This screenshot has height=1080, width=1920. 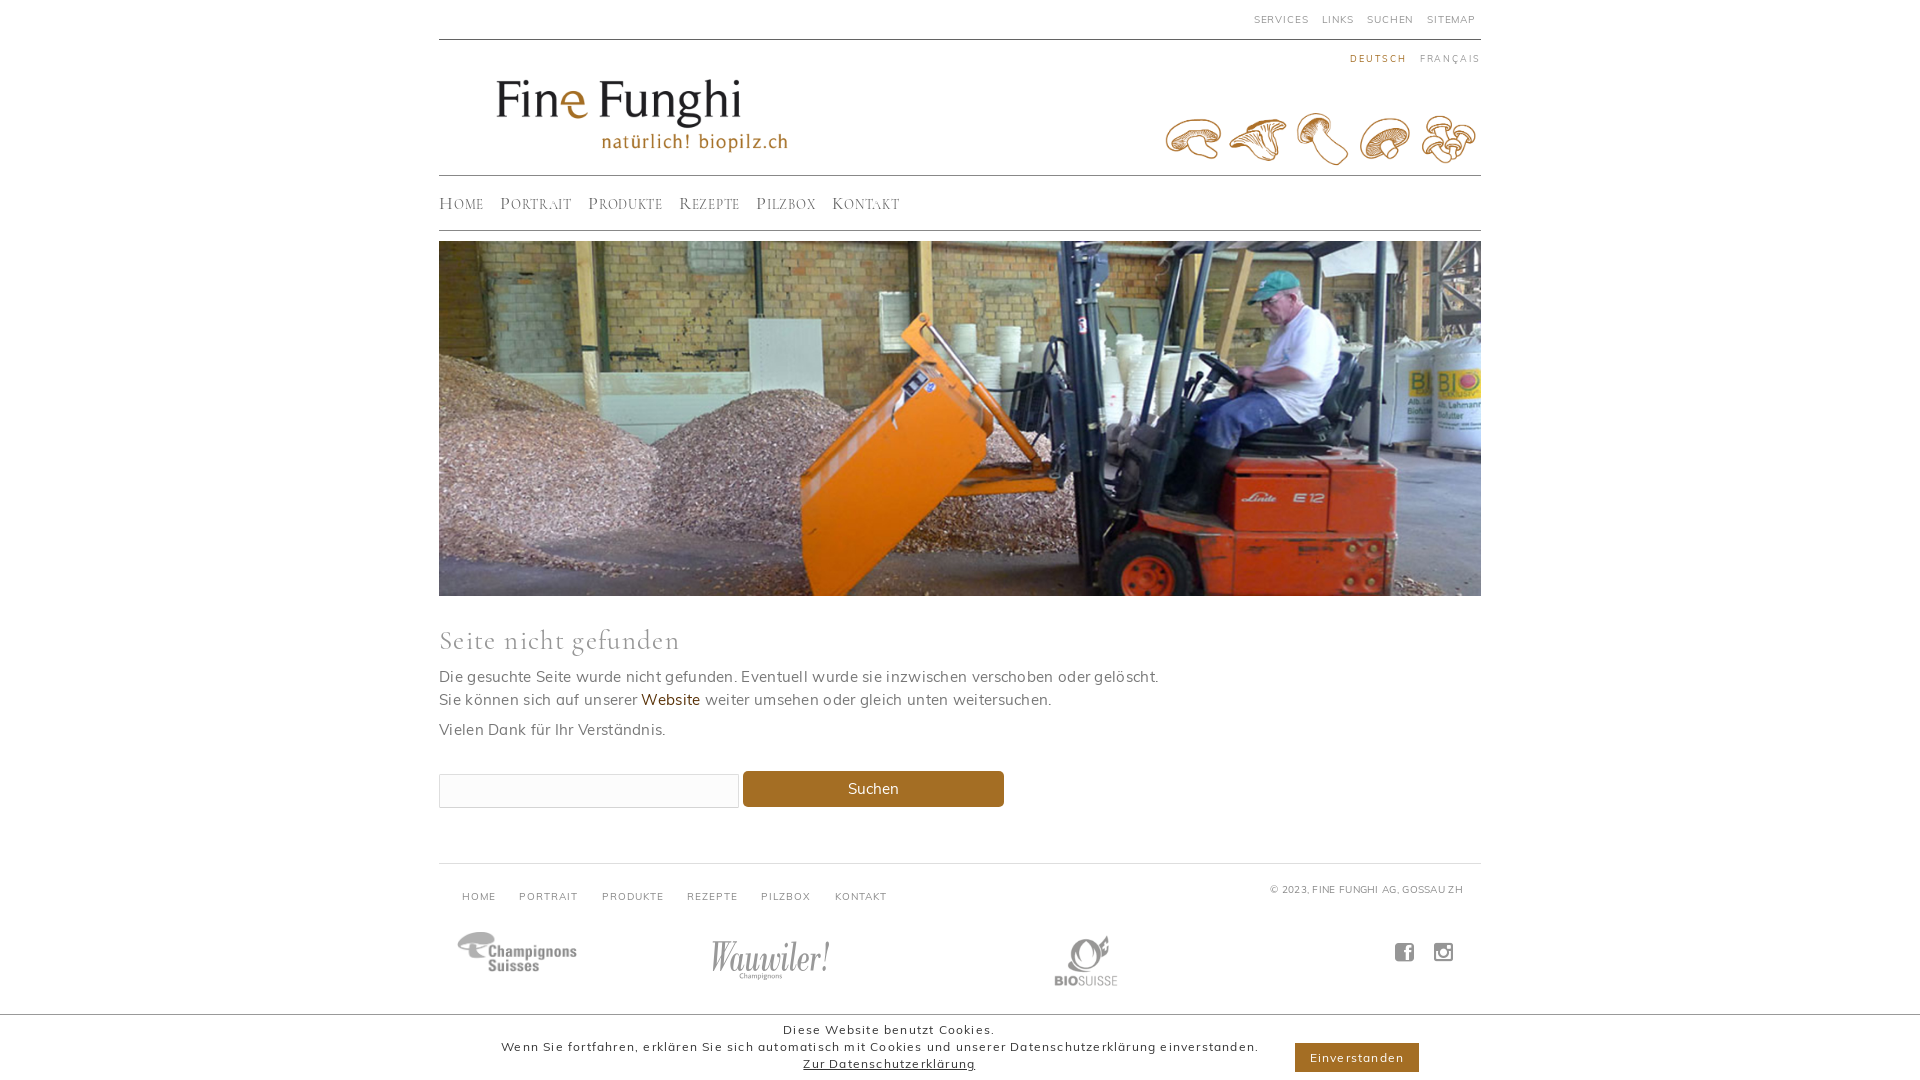 What do you see at coordinates (860, 895) in the screenshot?
I see `'KONTAKT'` at bounding box center [860, 895].